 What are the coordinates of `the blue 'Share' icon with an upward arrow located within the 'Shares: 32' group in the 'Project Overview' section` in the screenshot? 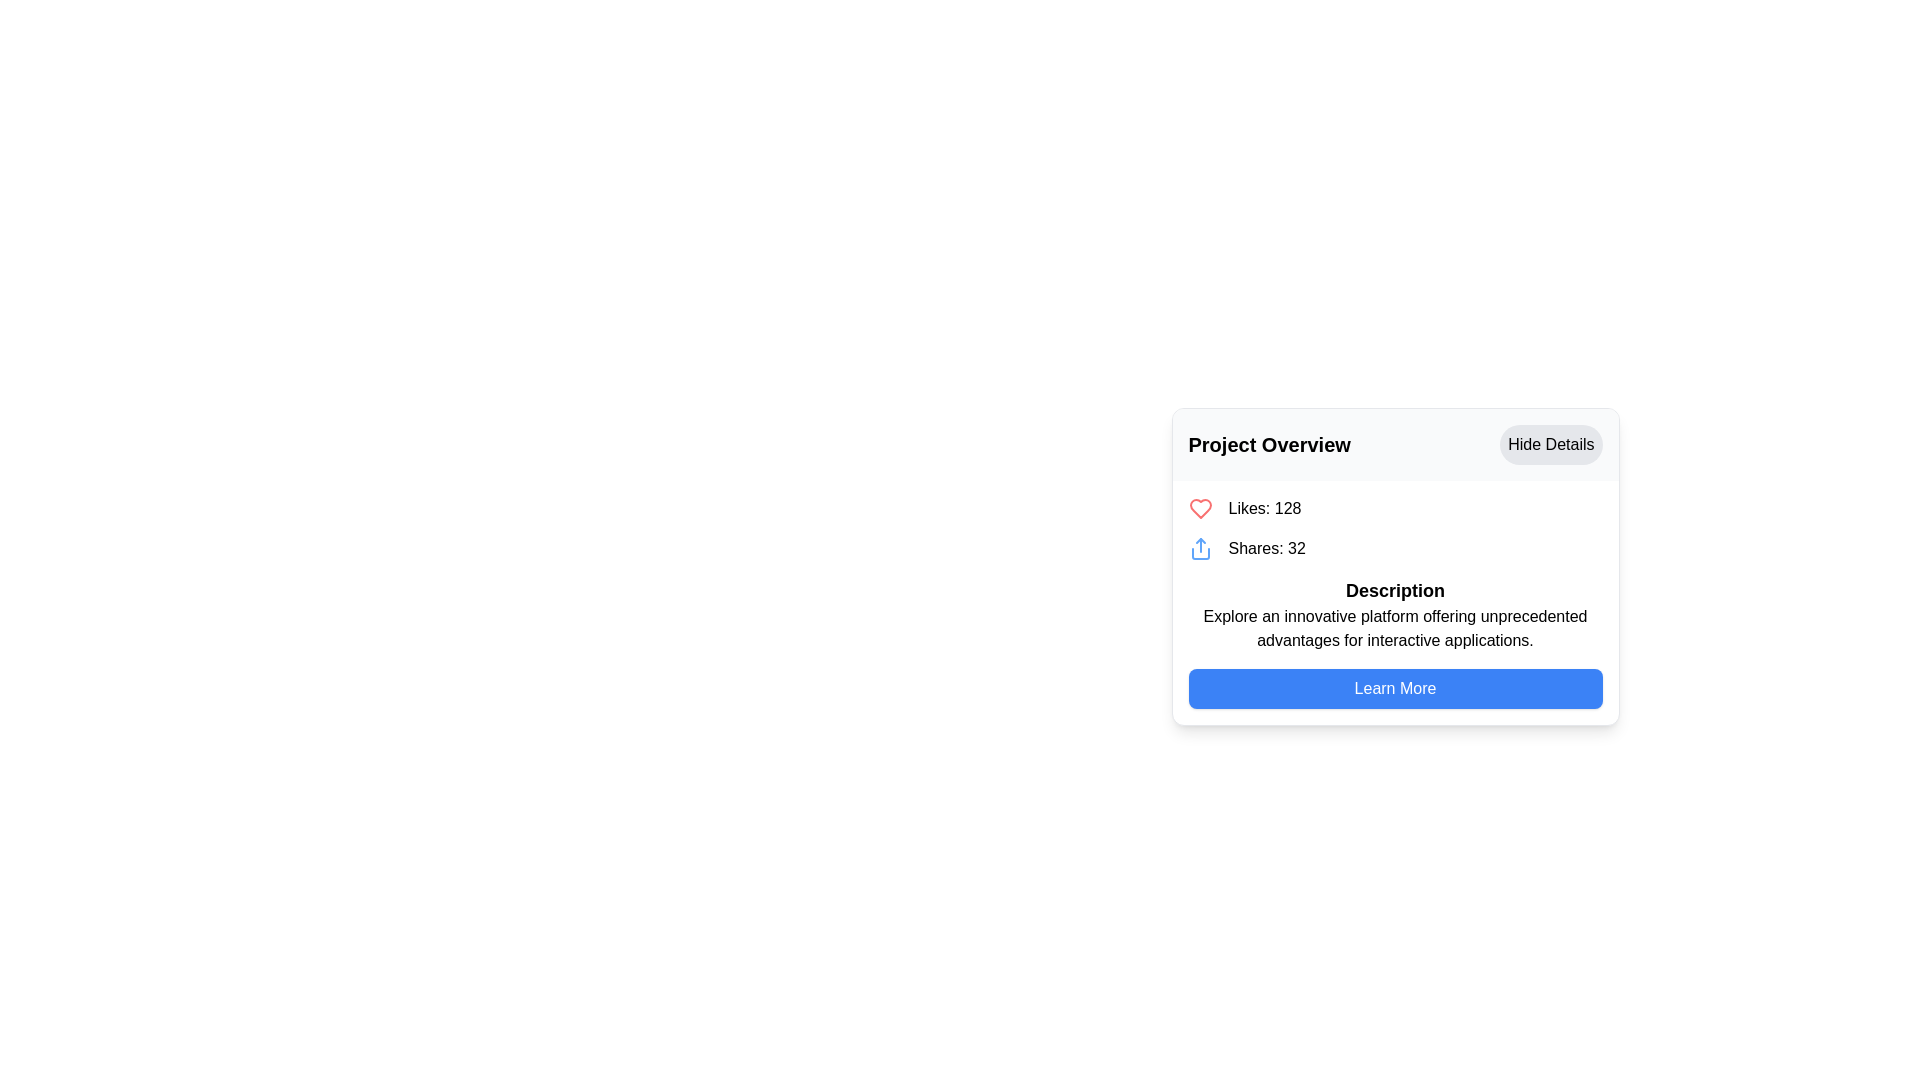 It's located at (1200, 548).